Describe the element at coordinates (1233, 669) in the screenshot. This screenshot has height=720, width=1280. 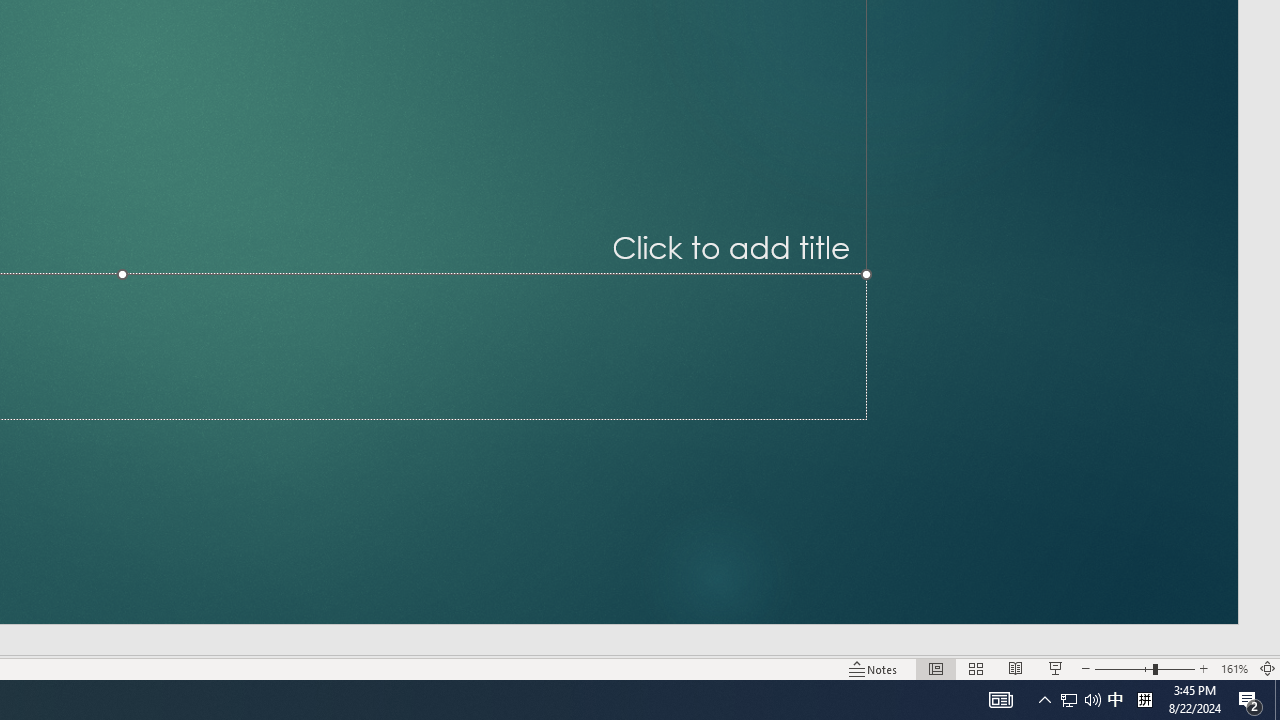
I see `'Zoom 161%'` at that location.